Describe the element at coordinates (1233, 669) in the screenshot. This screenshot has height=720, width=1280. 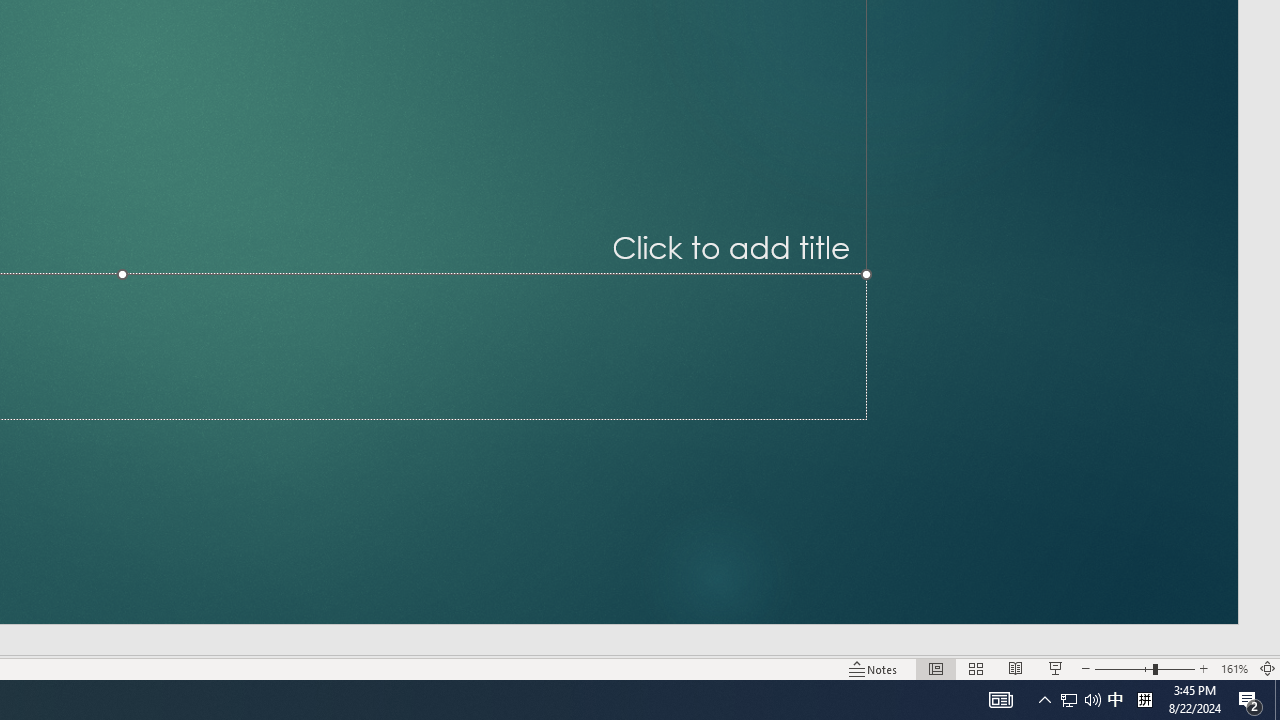
I see `'Zoom 161%'` at that location.